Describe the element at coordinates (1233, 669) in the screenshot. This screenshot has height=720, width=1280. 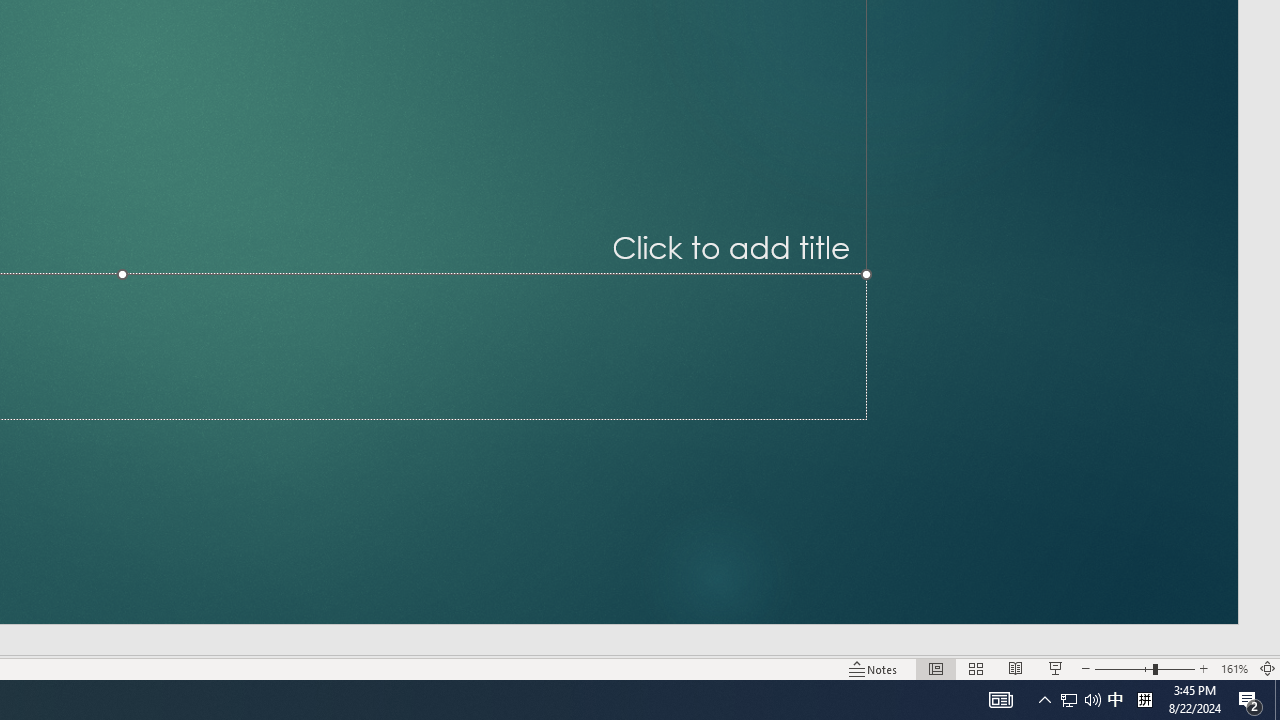
I see `'Zoom 161%'` at that location.